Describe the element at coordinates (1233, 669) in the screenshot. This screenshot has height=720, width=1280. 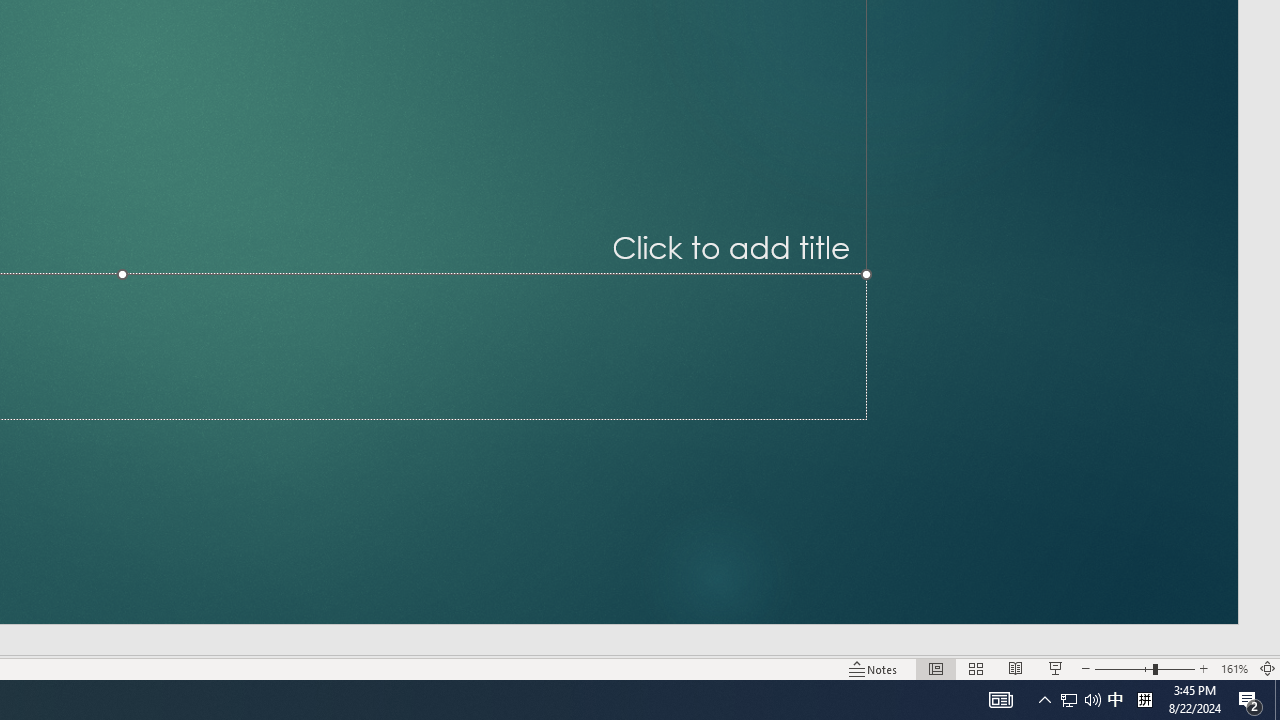
I see `'Zoom 161%'` at that location.